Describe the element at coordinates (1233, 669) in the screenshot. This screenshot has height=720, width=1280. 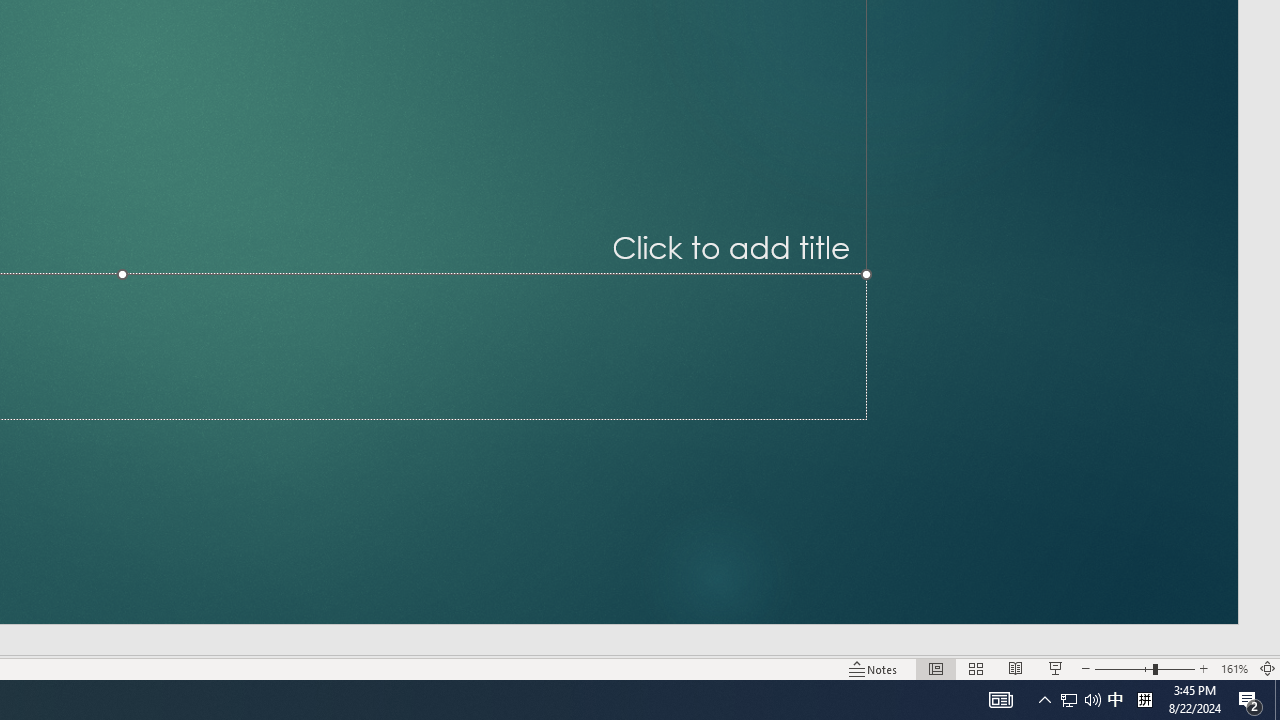
I see `'Zoom 161%'` at that location.